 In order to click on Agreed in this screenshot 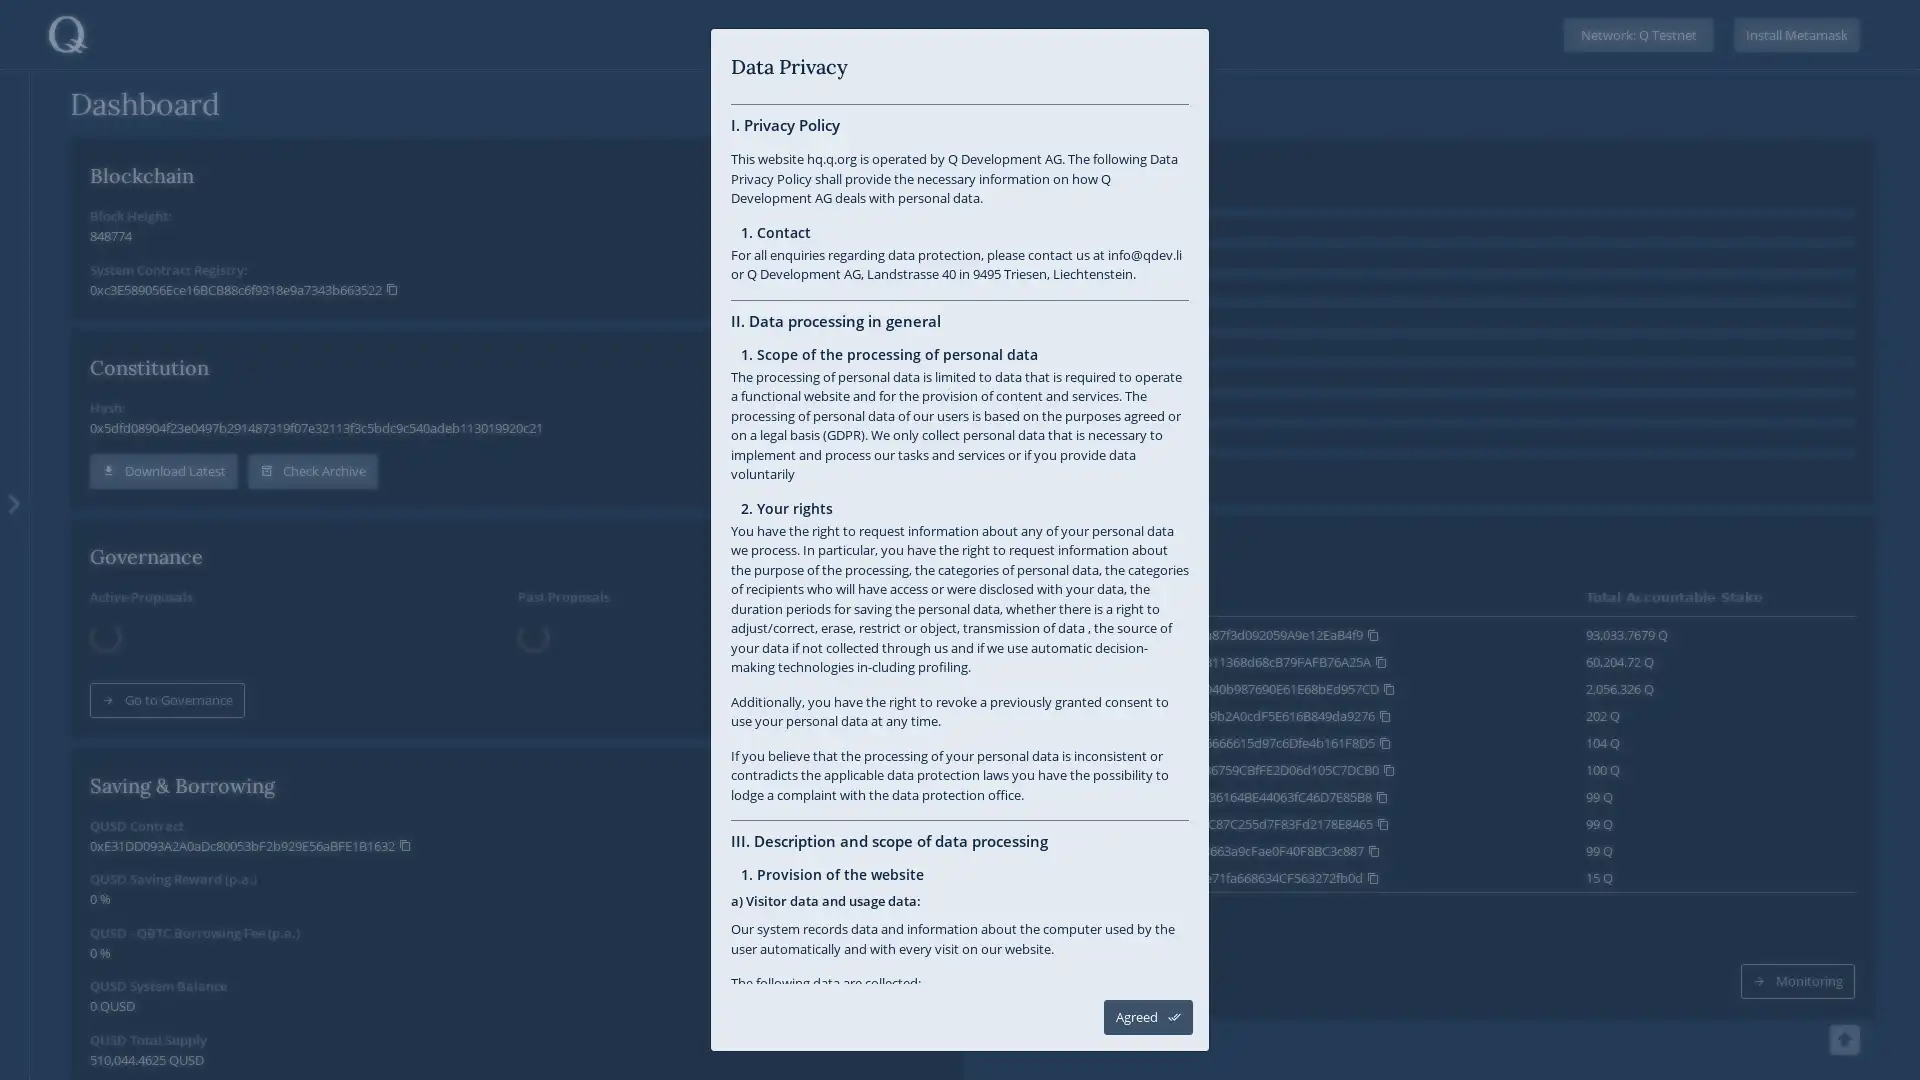, I will do `click(1148, 1017)`.